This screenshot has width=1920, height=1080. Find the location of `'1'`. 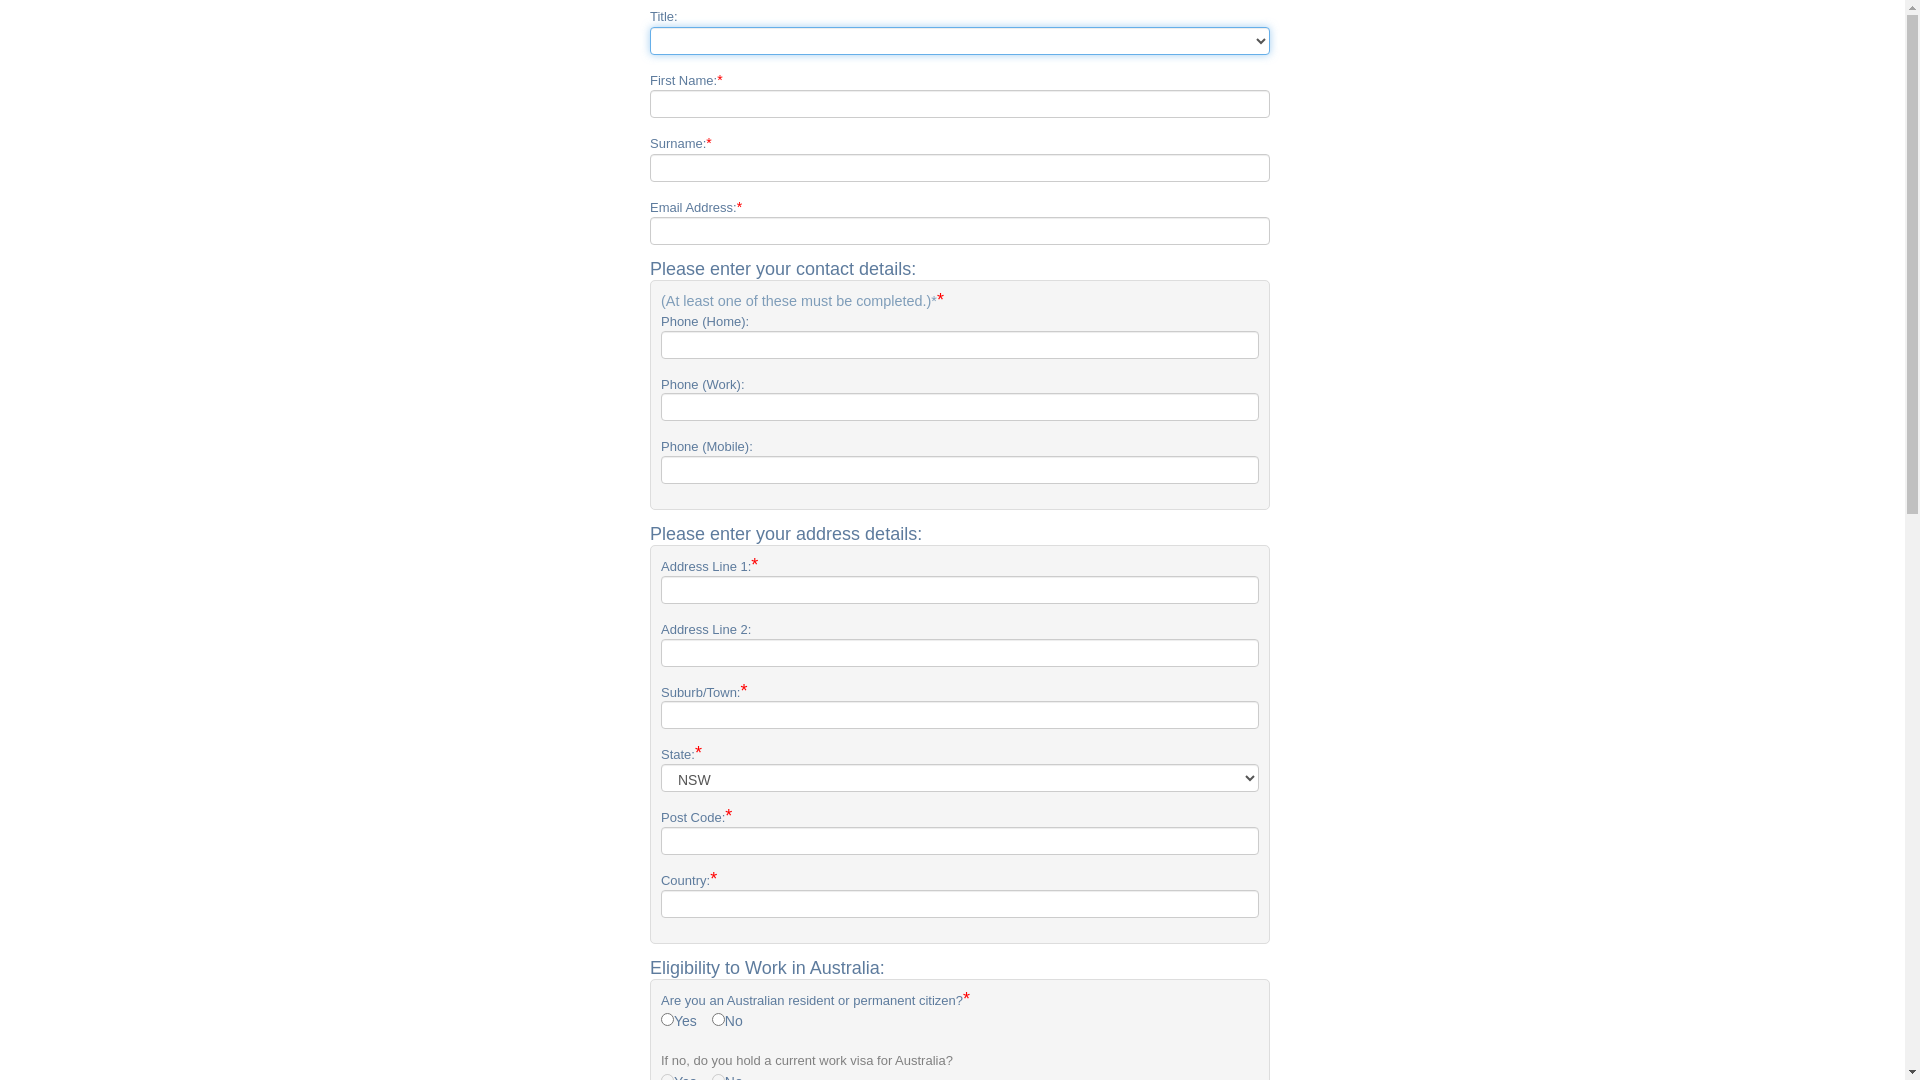

'1' is located at coordinates (667, 1019).